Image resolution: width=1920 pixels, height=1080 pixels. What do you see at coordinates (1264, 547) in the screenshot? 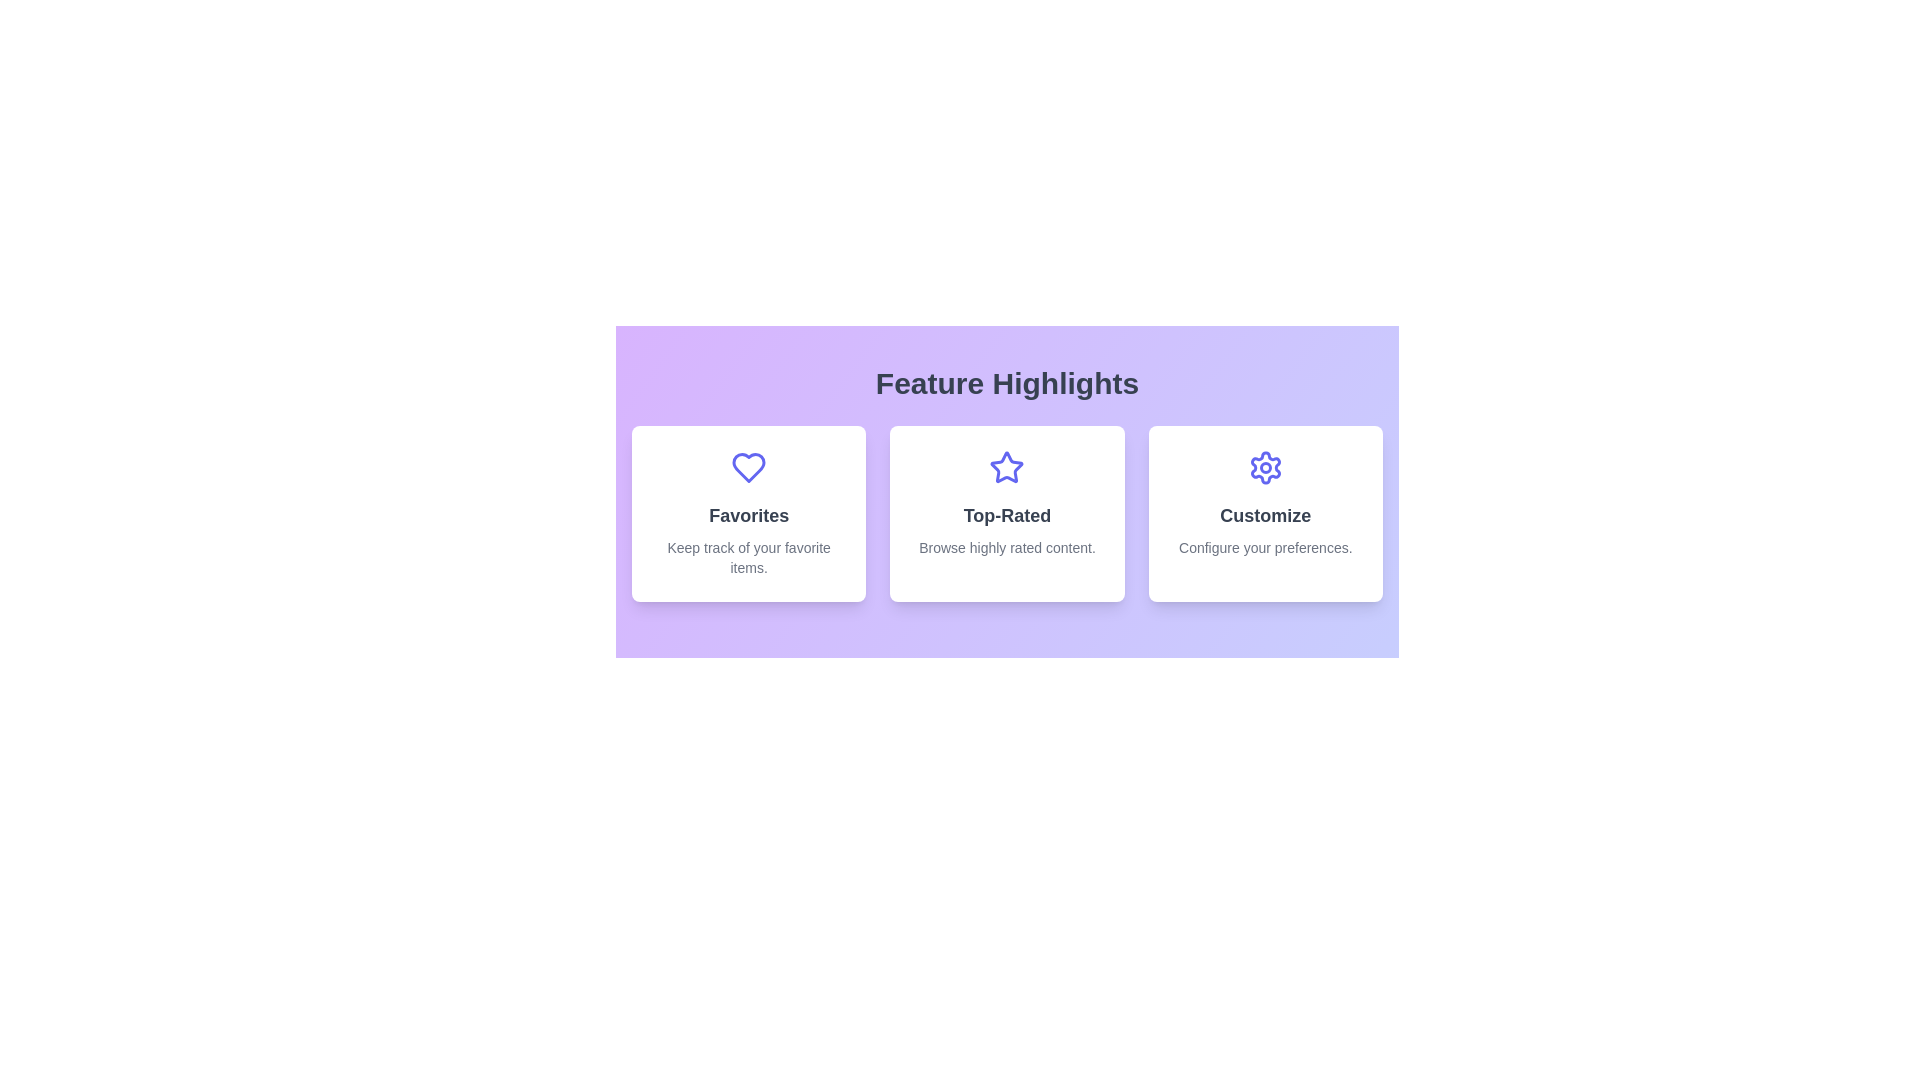
I see `descriptive text label located at the bottom of the 'Customize' card, which is the third card from the left, positioned below the 'Customize' heading` at bounding box center [1264, 547].